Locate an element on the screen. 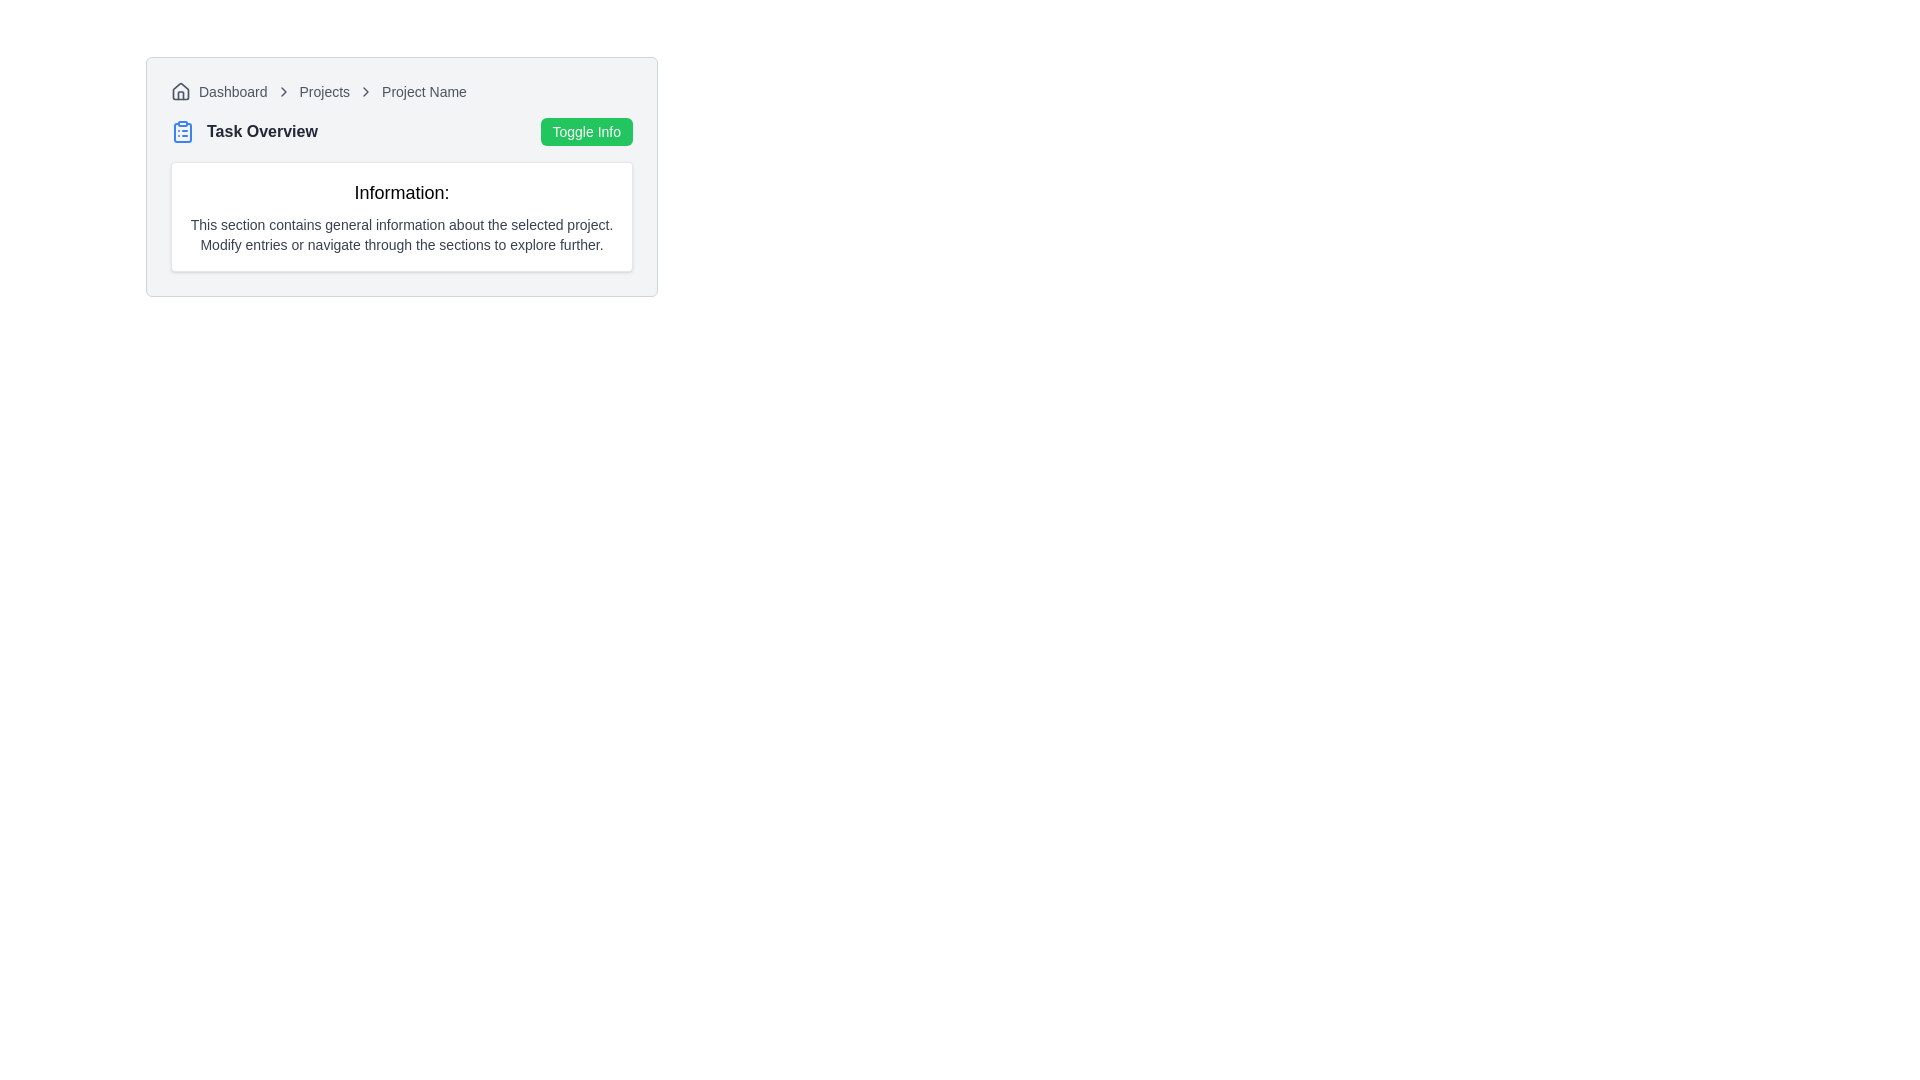 This screenshot has height=1080, width=1920. the visual separator icon between the 'Dashboard' and 'Projects' in the breadcrumb navigation bar at the top-left of the application interface is located at coordinates (282, 92).